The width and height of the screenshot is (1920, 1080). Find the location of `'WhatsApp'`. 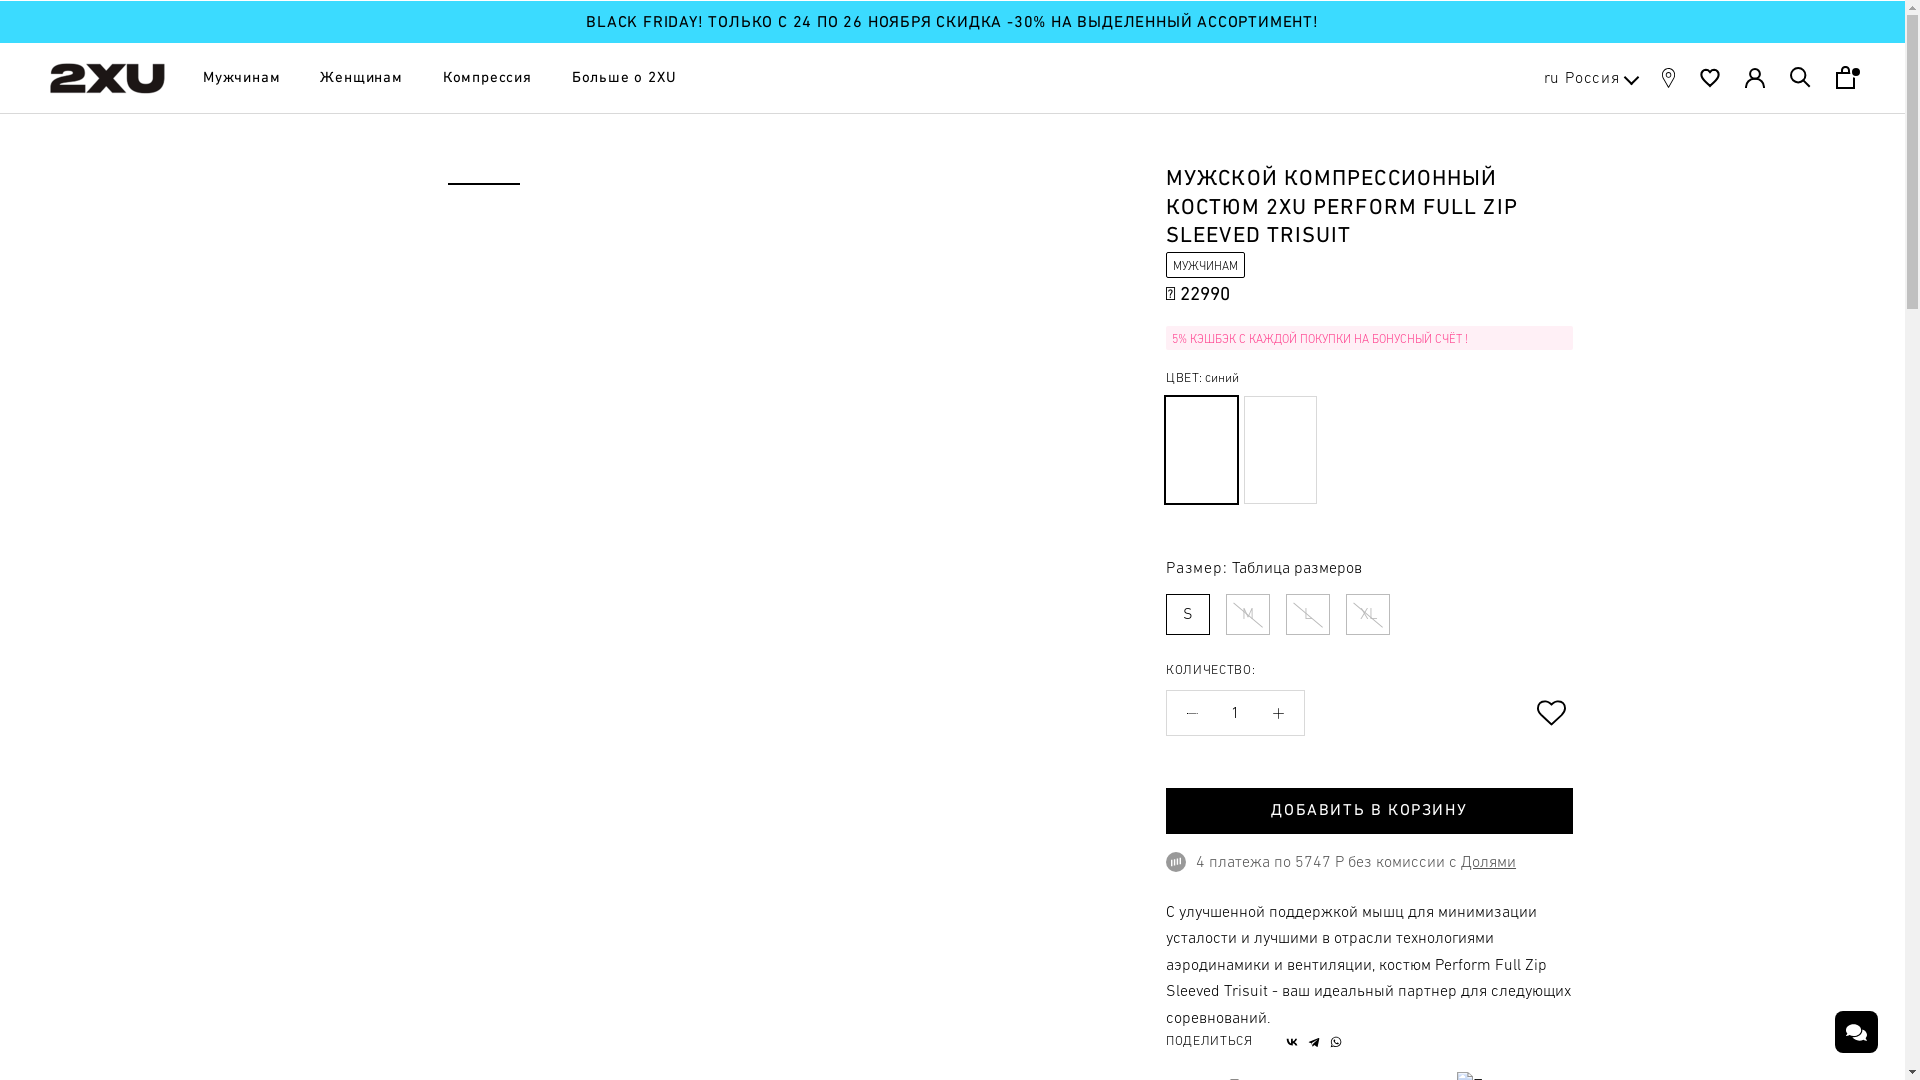

'WhatsApp' is located at coordinates (1335, 1040).